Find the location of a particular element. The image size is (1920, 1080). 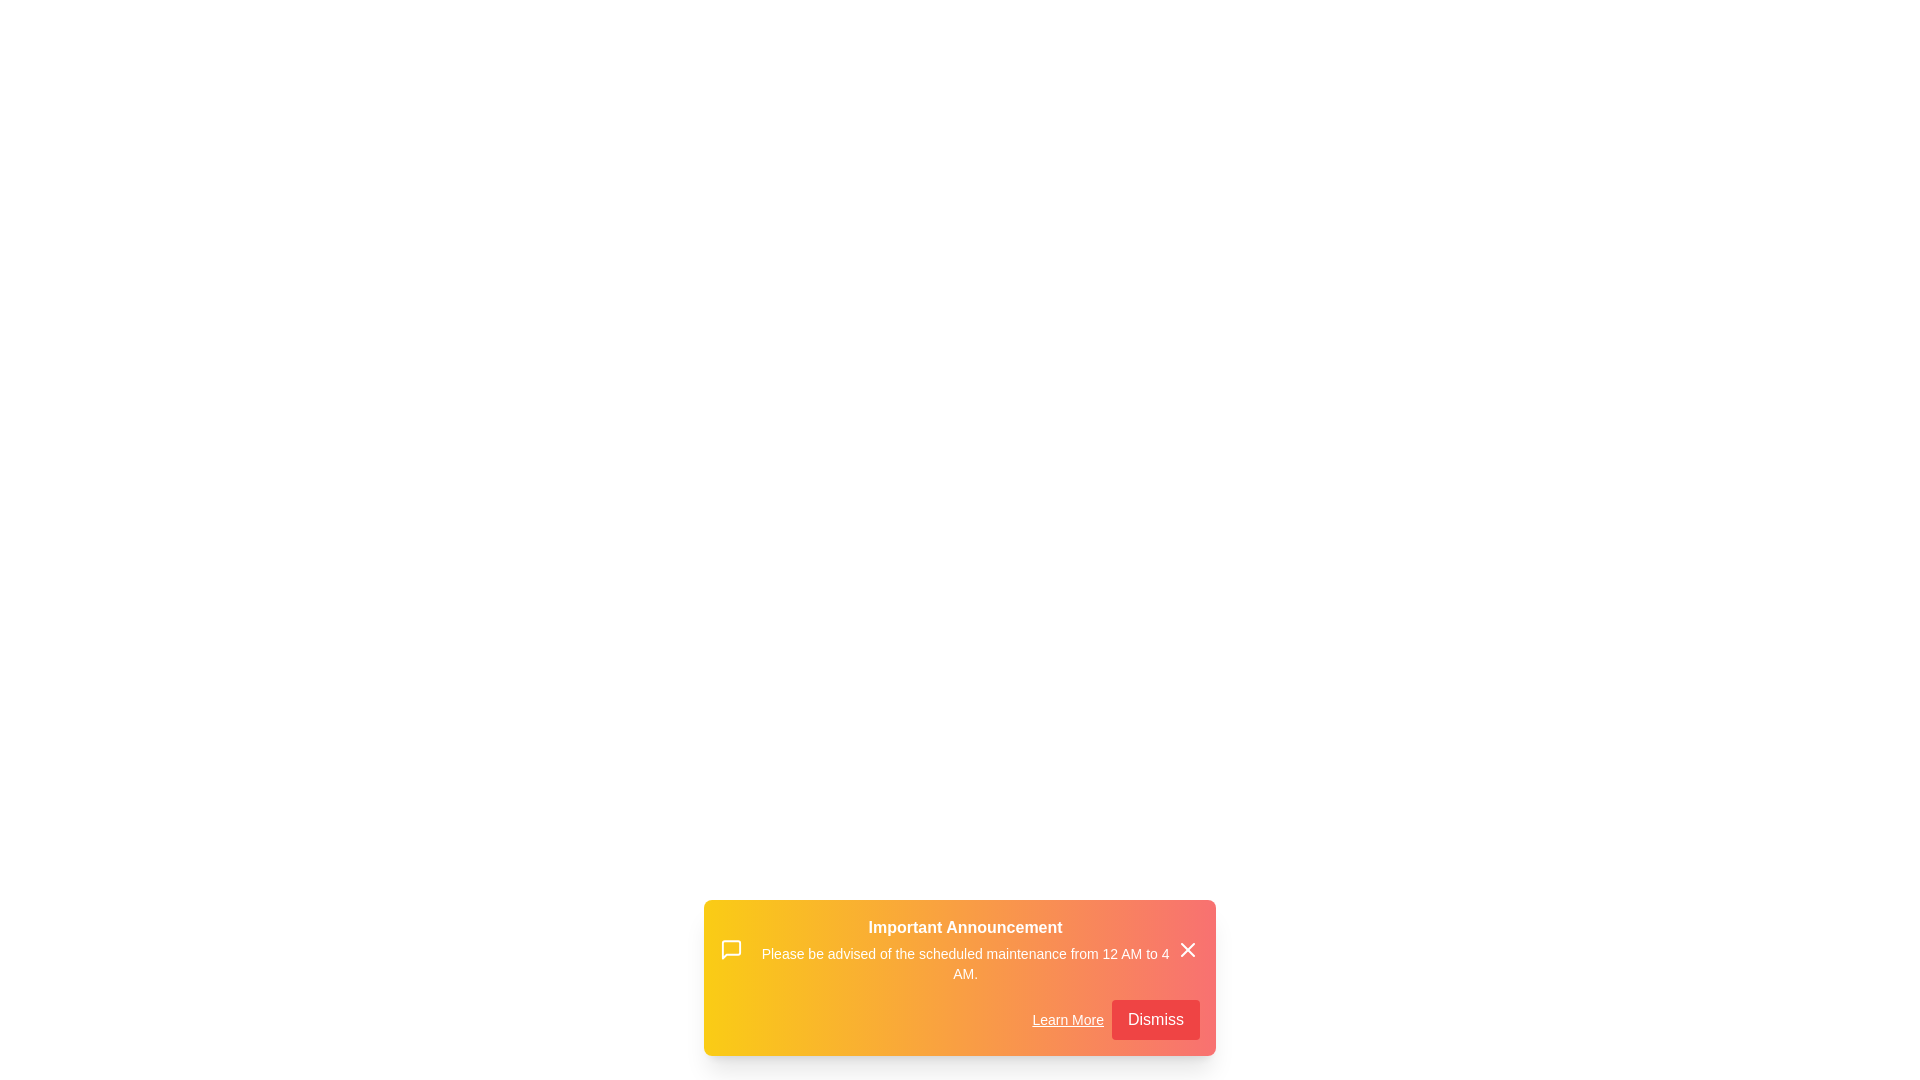

the dismiss button icon, which is an 'X' icon located in the bottom right corner of the notification box, within the red shaded section is located at coordinates (1188, 948).